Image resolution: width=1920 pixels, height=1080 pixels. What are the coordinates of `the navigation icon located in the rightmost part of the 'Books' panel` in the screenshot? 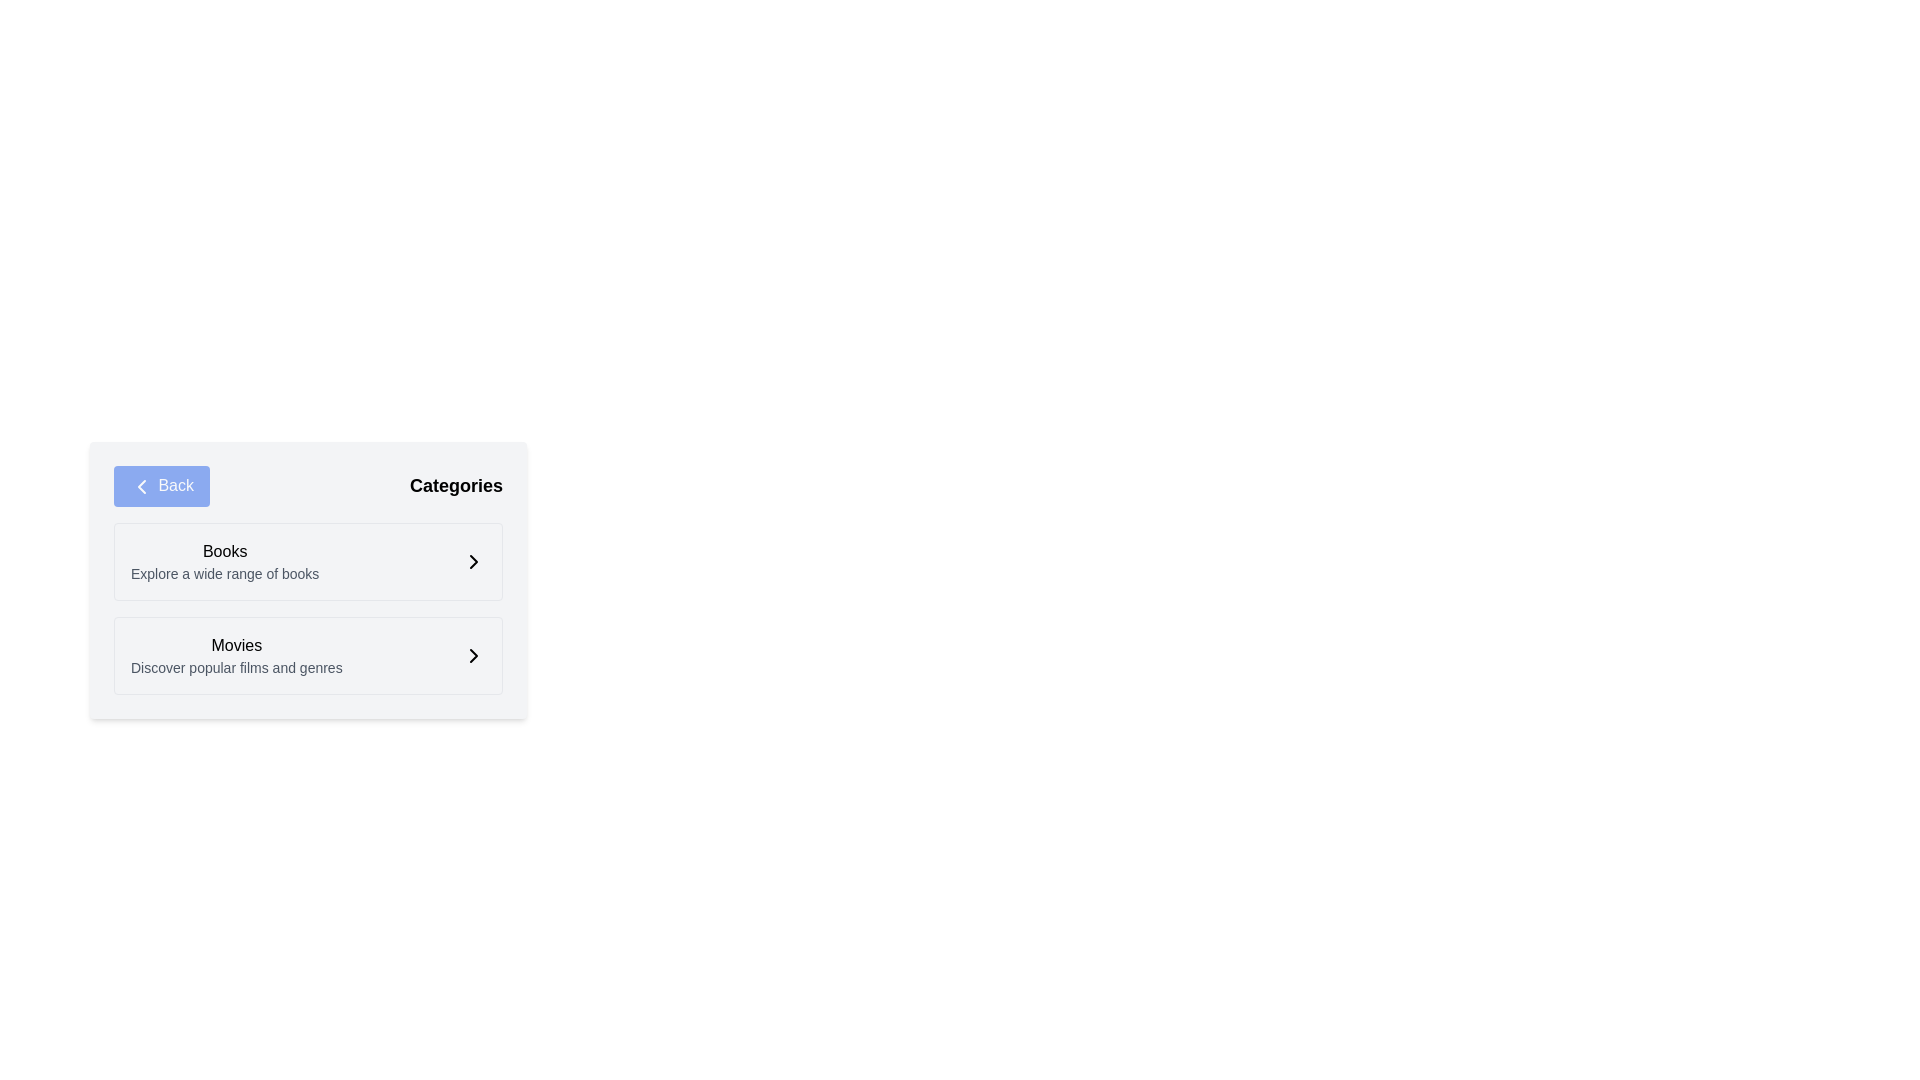 It's located at (473, 560).